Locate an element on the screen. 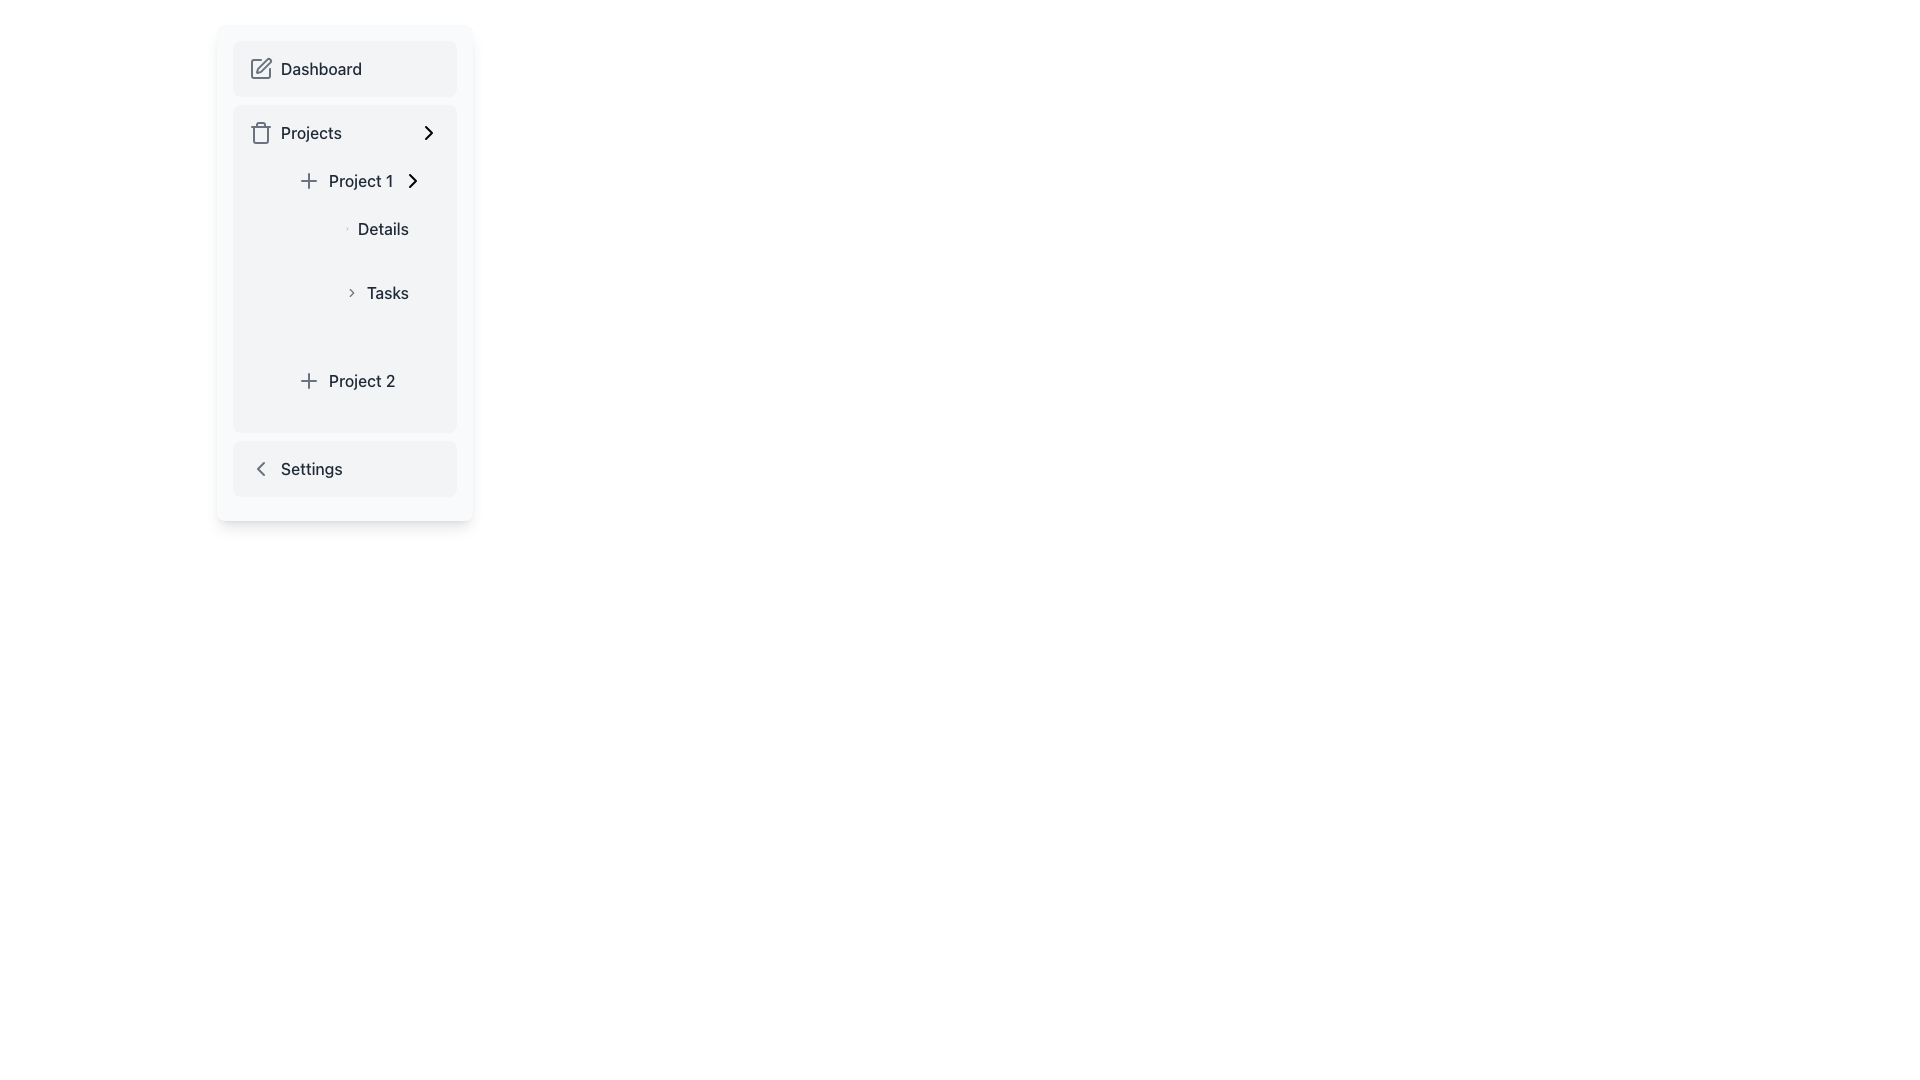 The height and width of the screenshot is (1080, 1920). the text label located in the sidebar menu under the 'Project 1' section, which serves as a navigation link for the 'Details' feature is located at coordinates (383, 227).